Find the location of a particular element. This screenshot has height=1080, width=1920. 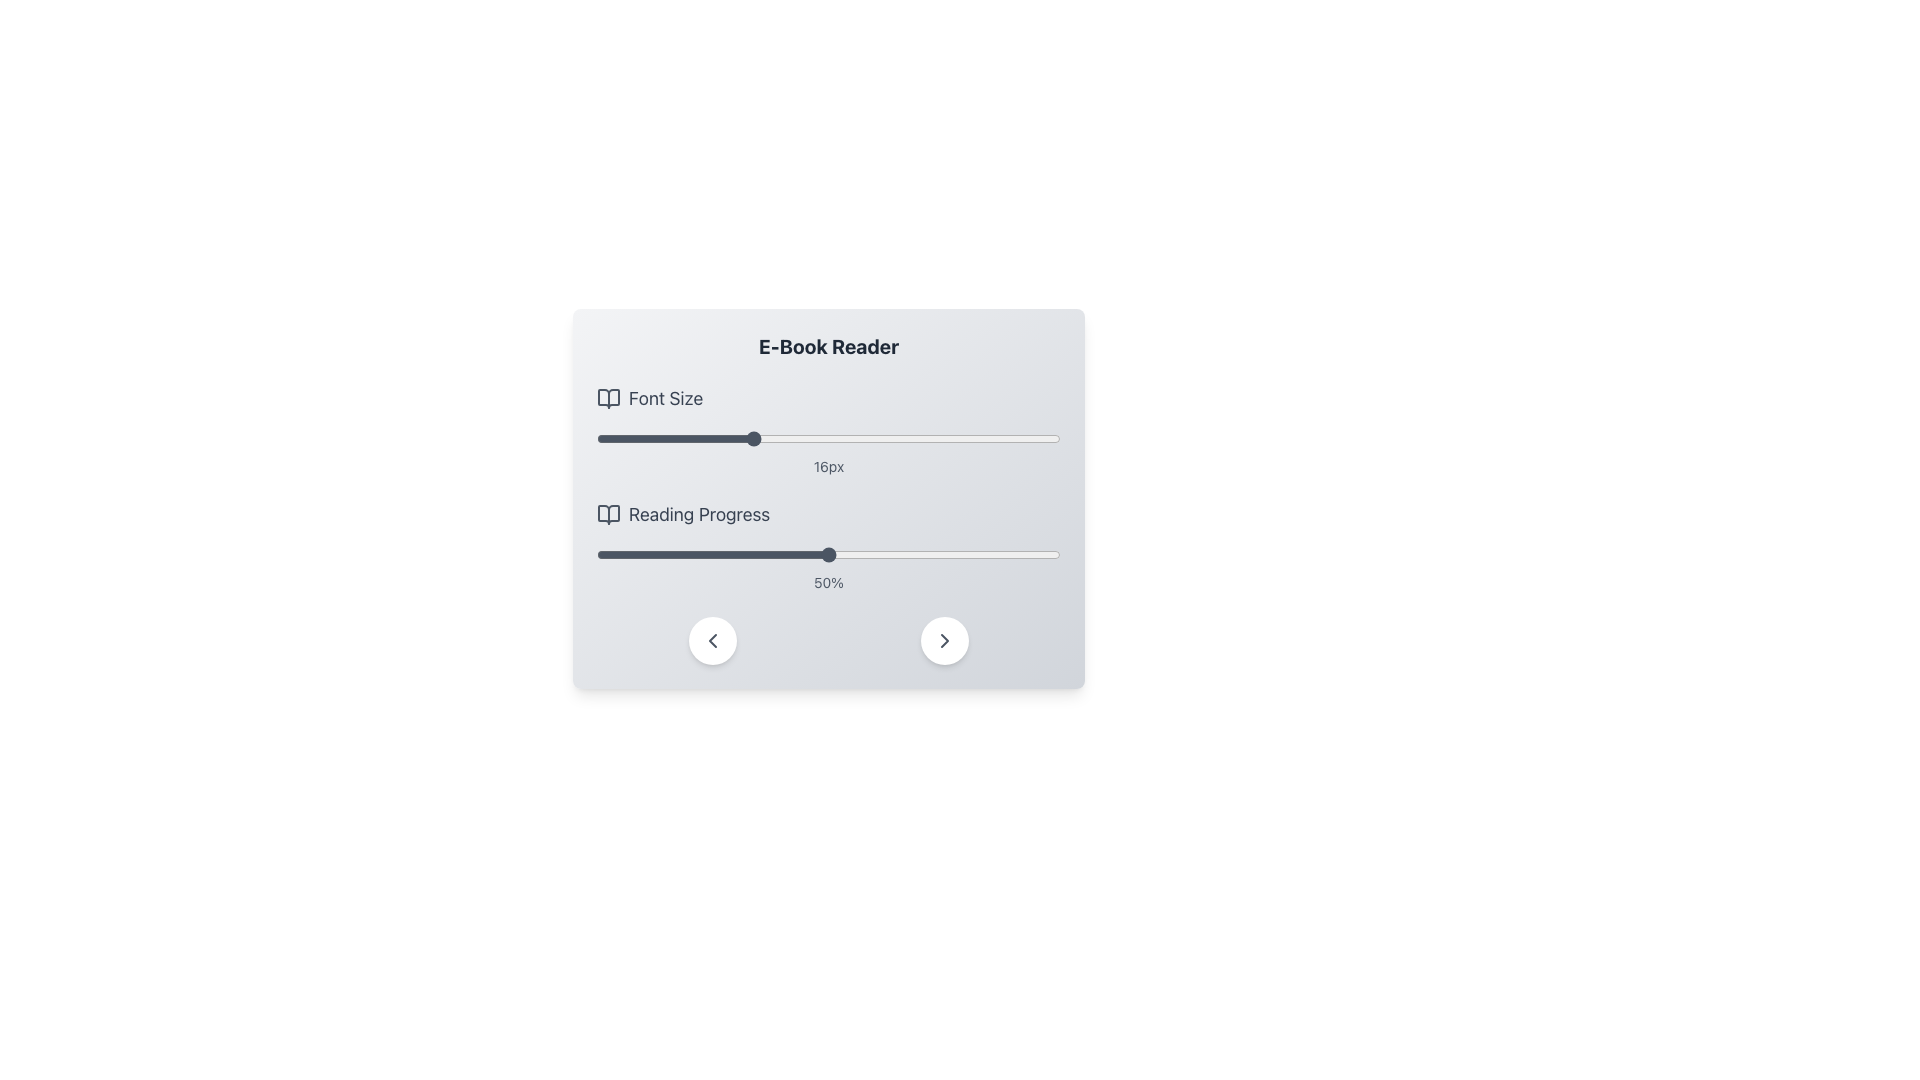

the text label displaying '16px' located directly beneath the font size slider in the 'Font Size' section of the interface is located at coordinates (829, 466).